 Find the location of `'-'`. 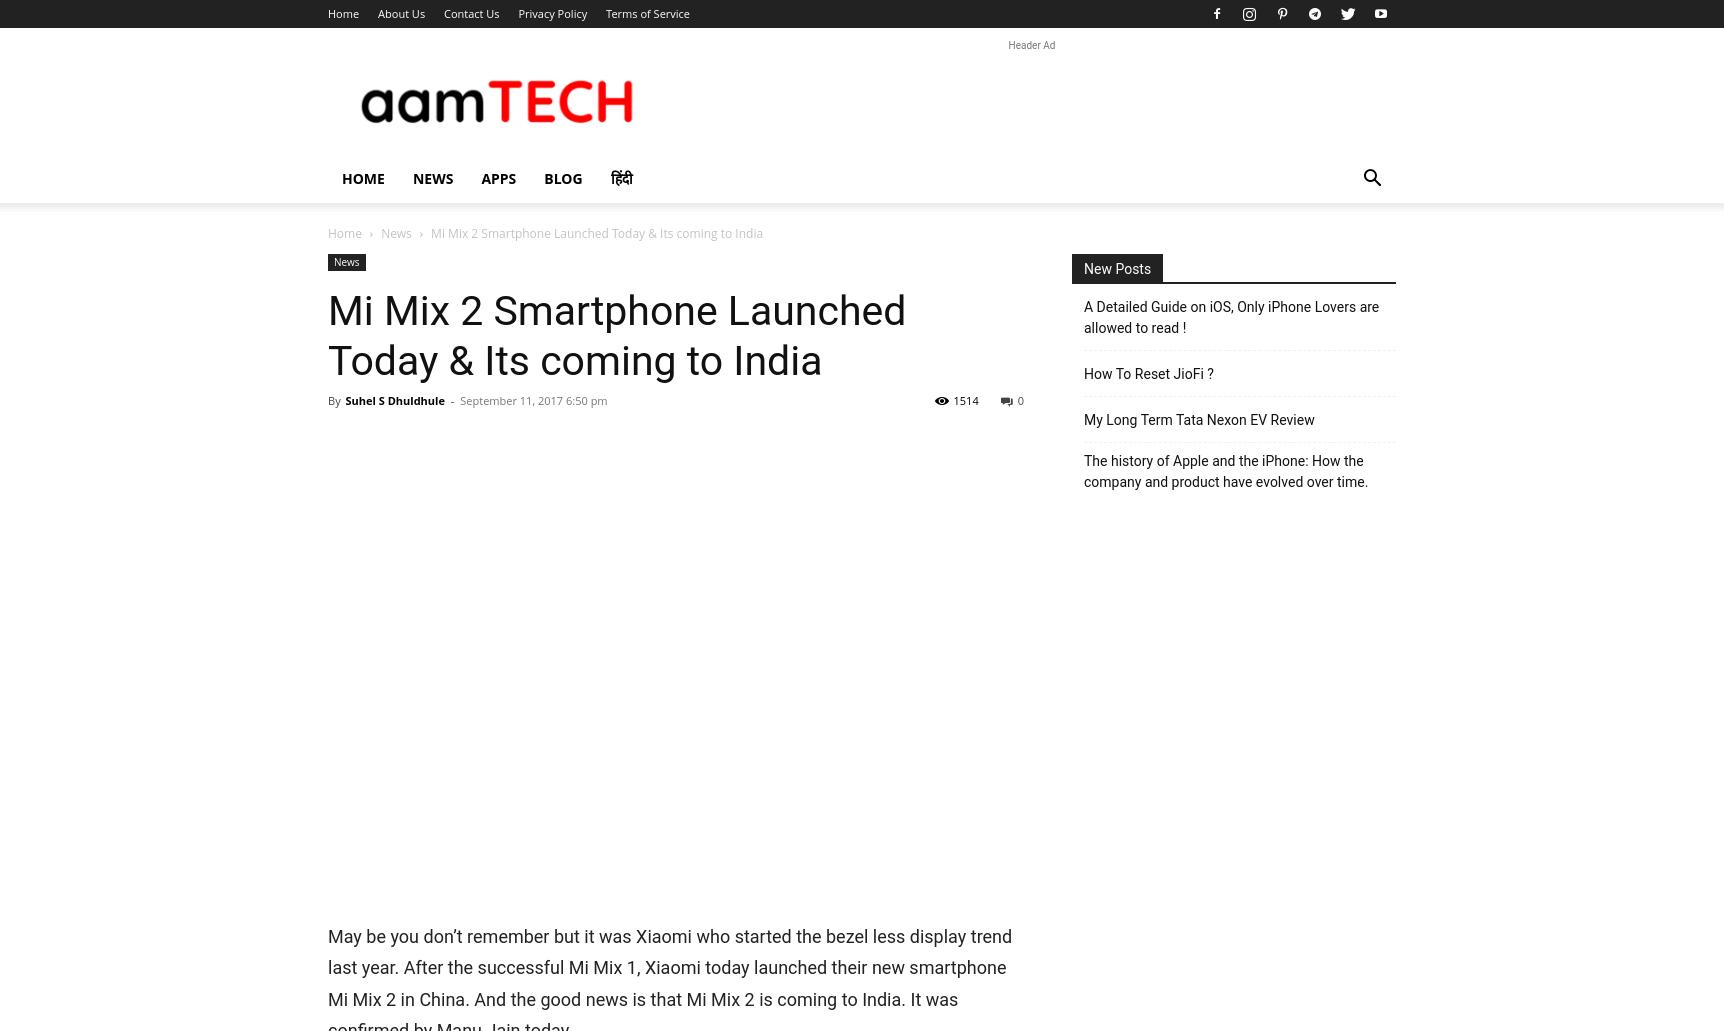

'-' is located at coordinates (450, 399).